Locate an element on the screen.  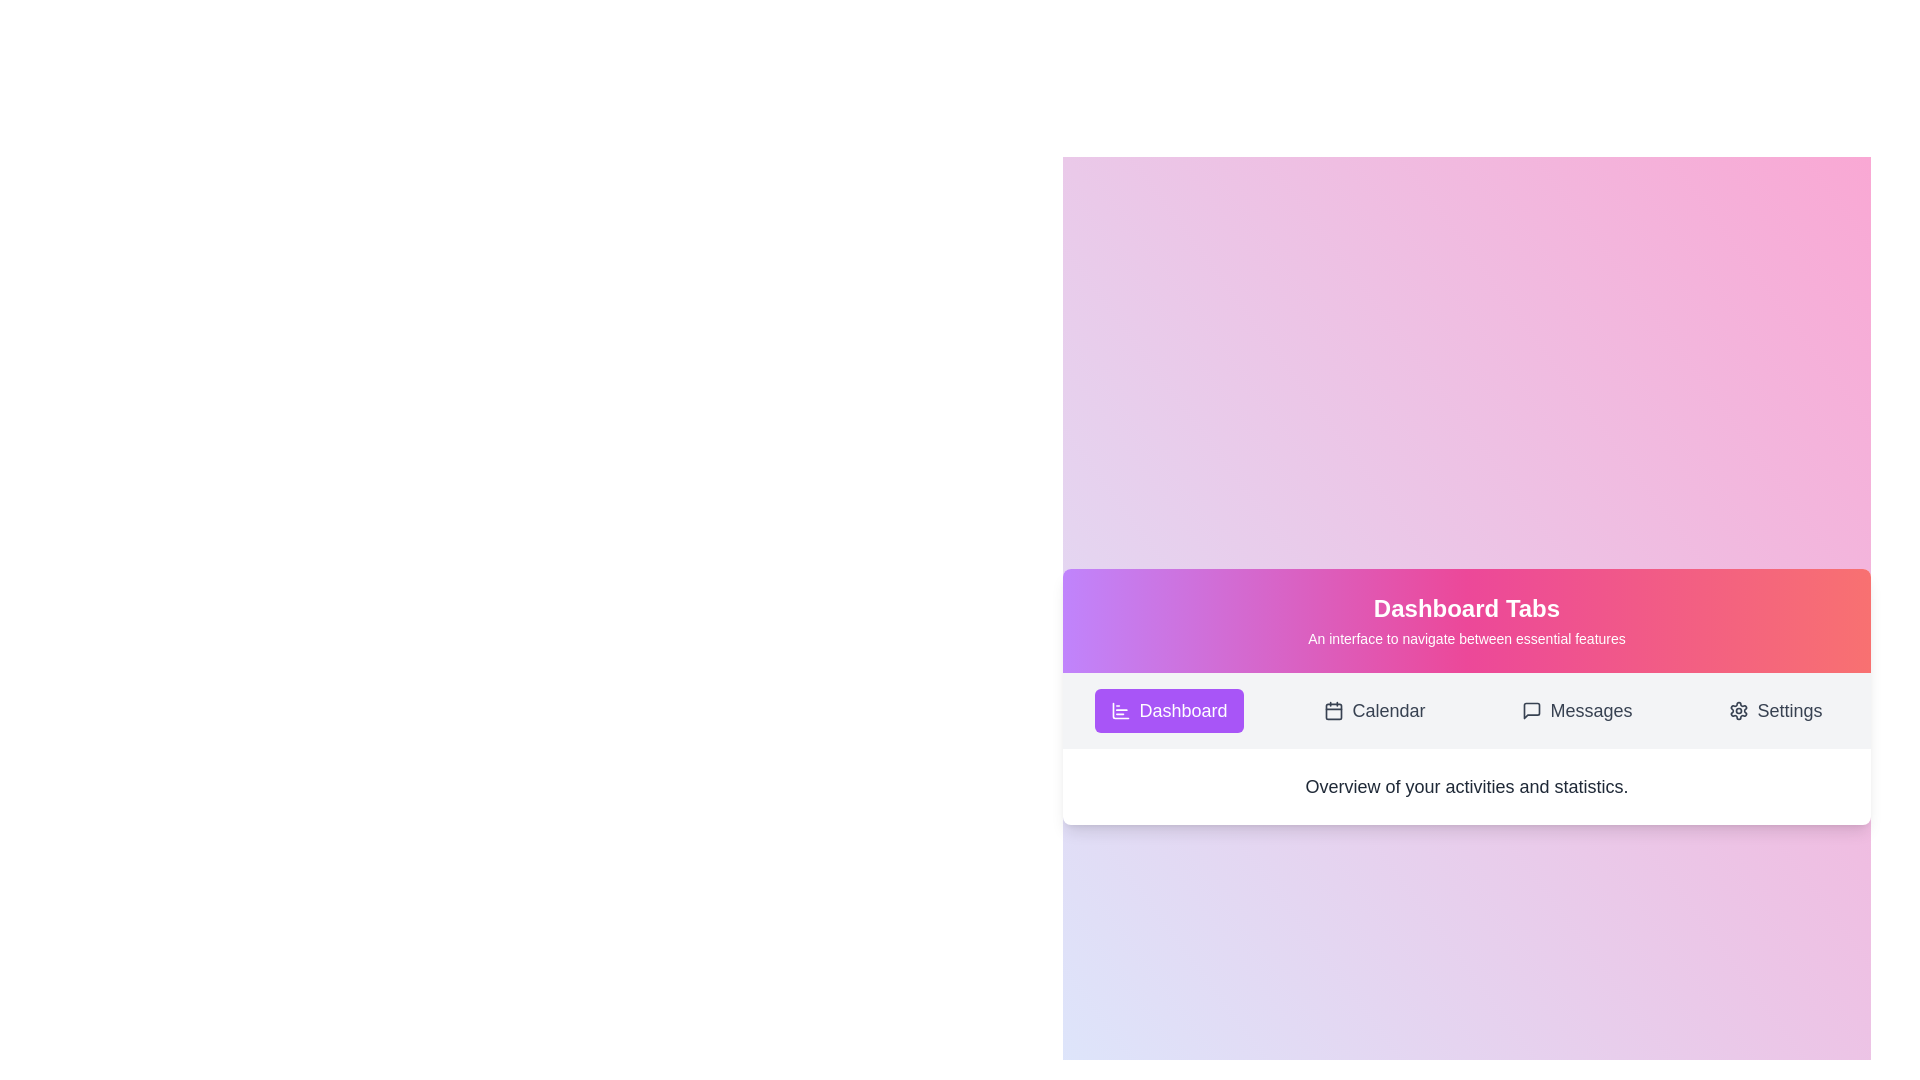
the 'Settings' tab, which is the last option in the horizontal navigation bar is located at coordinates (1776, 709).